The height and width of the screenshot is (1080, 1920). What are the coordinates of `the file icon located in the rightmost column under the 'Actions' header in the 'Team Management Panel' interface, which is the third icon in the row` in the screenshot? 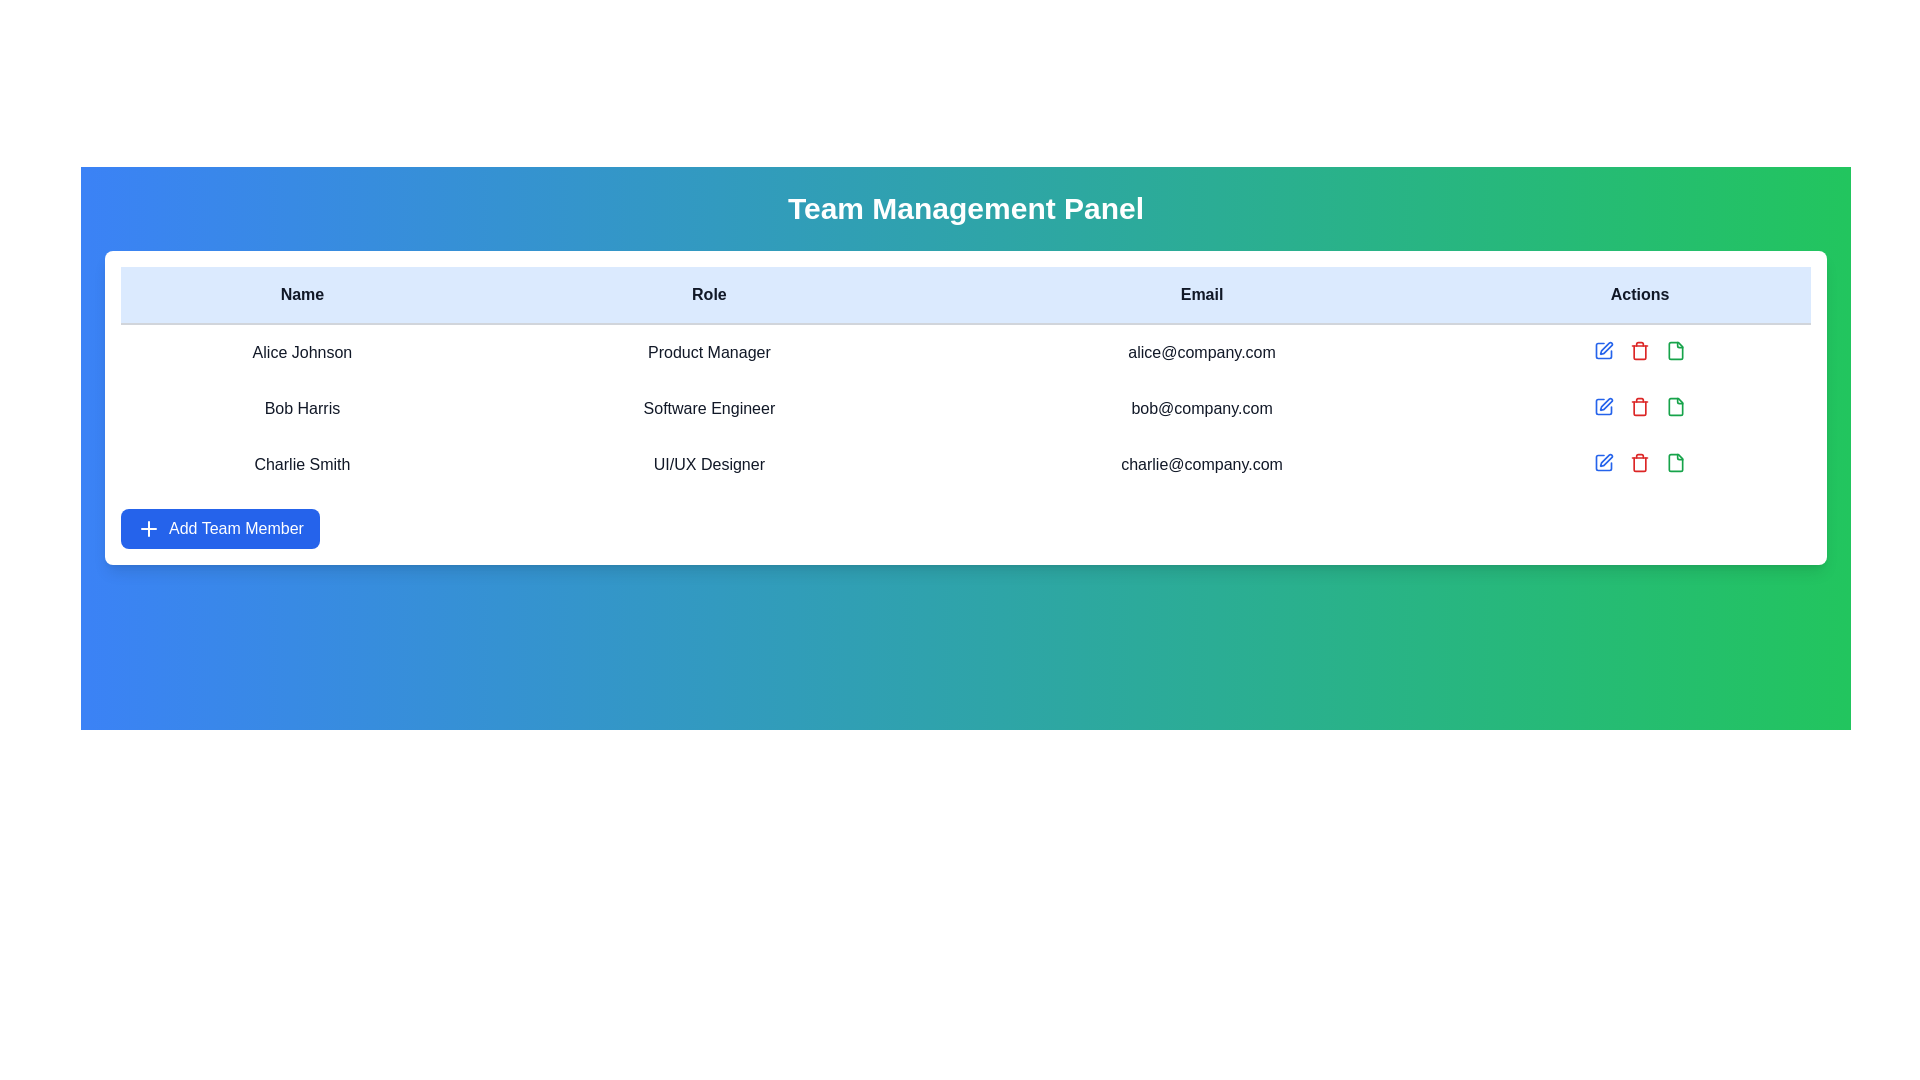 It's located at (1675, 406).